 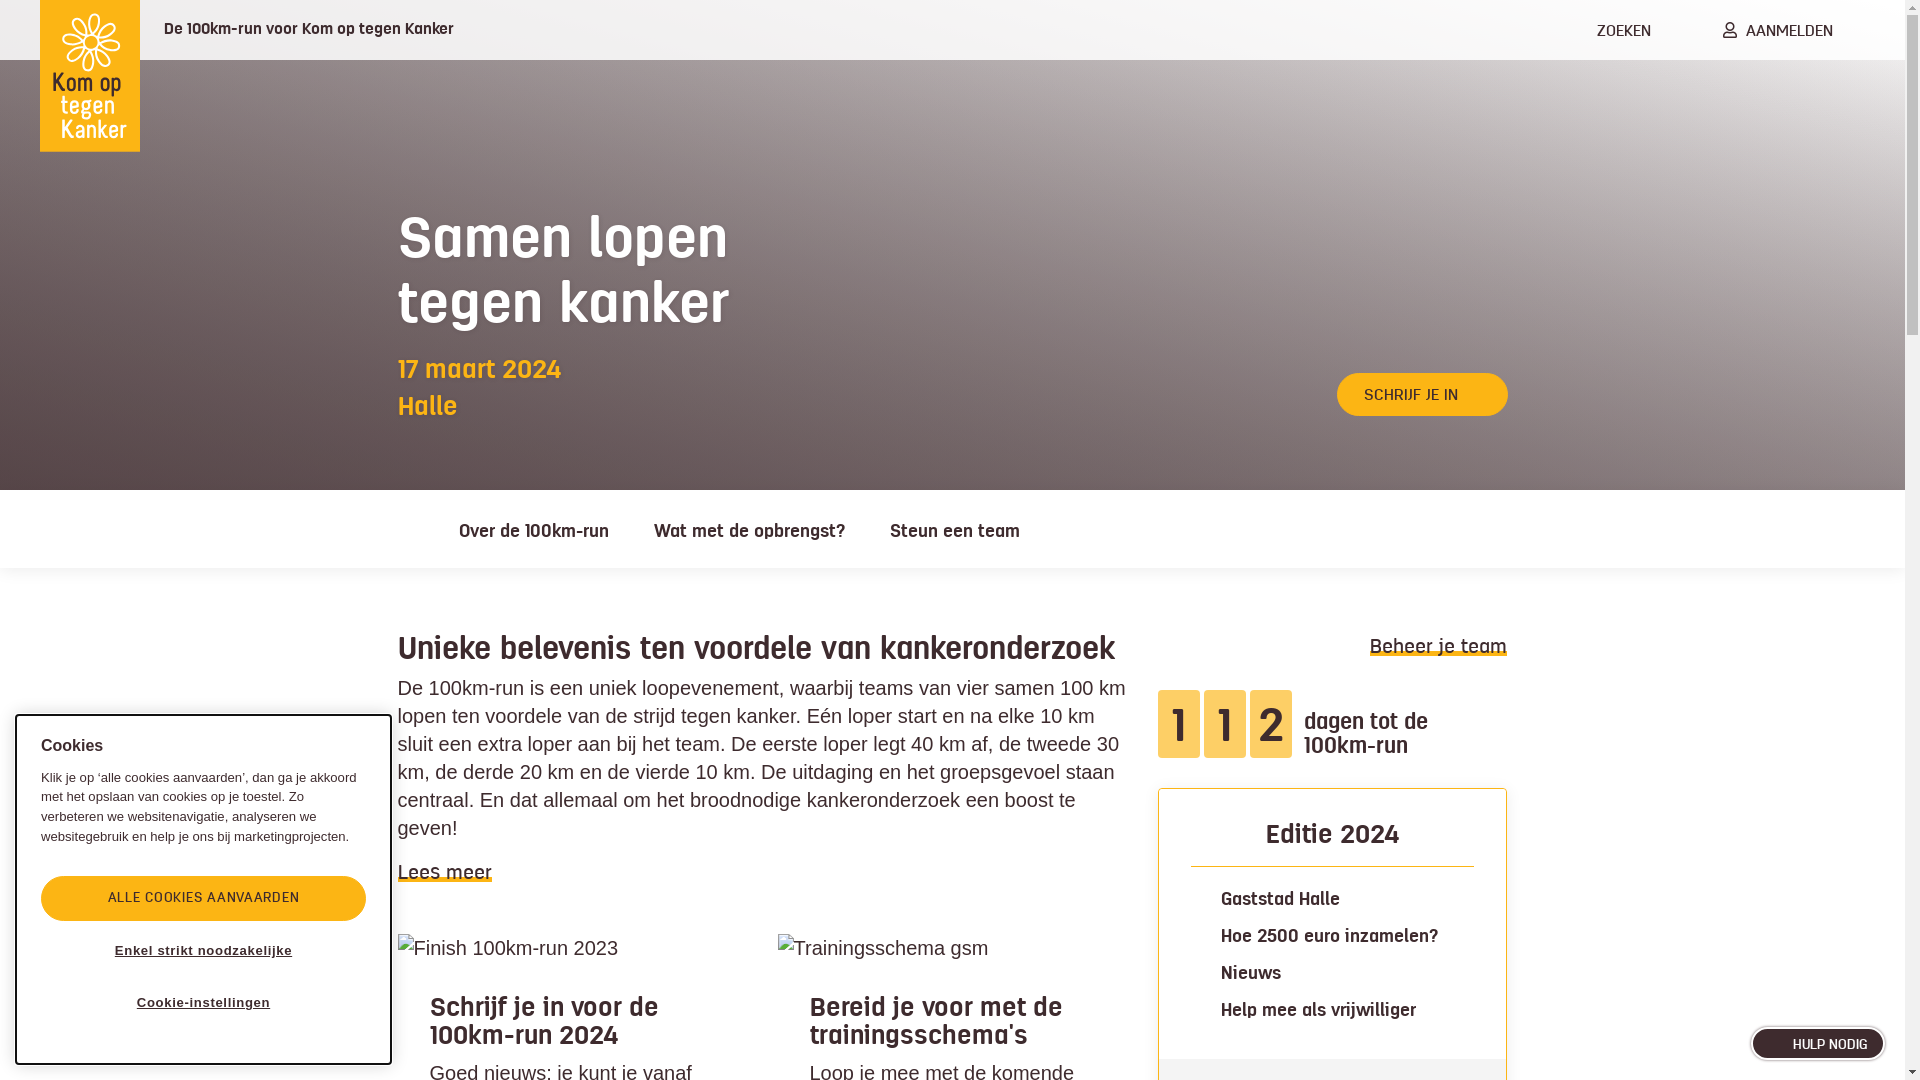 What do you see at coordinates (1317, 1010) in the screenshot?
I see `'Help mee als vrijwilliger'` at bounding box center [1317, 1010].